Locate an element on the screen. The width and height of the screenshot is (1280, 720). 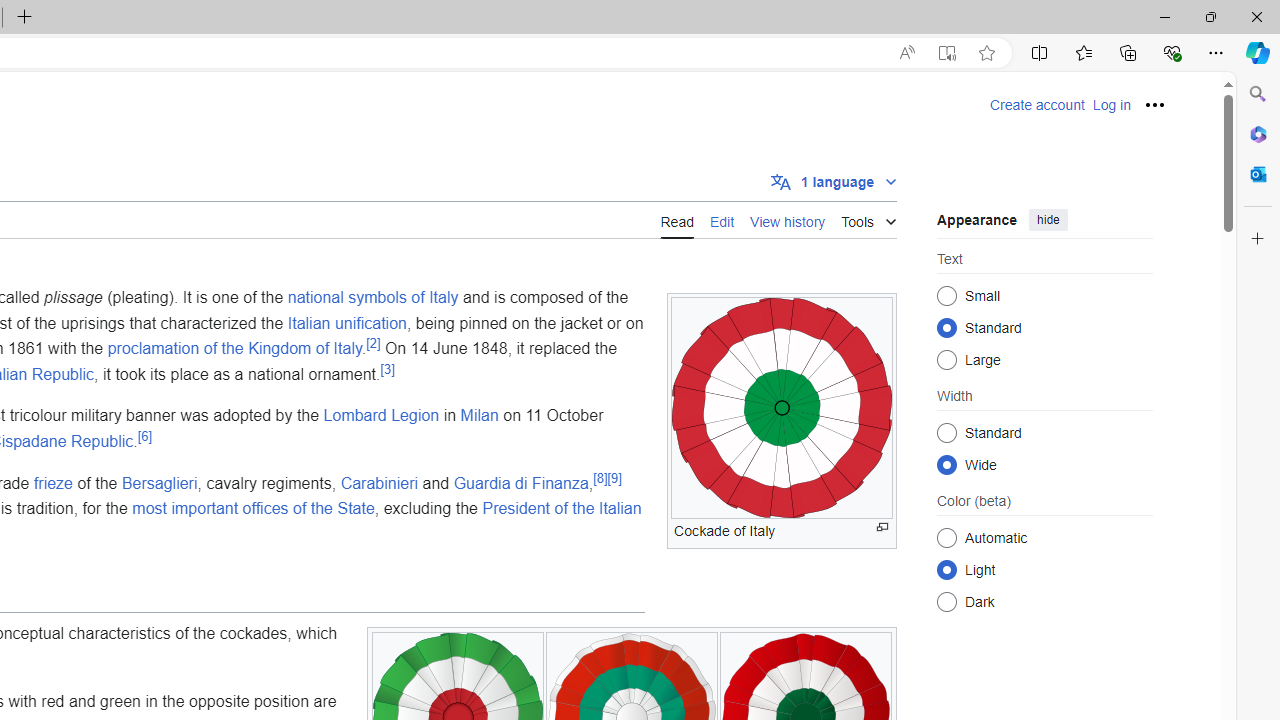
'national symbols of Italy' is located at coordinates (373, 297).